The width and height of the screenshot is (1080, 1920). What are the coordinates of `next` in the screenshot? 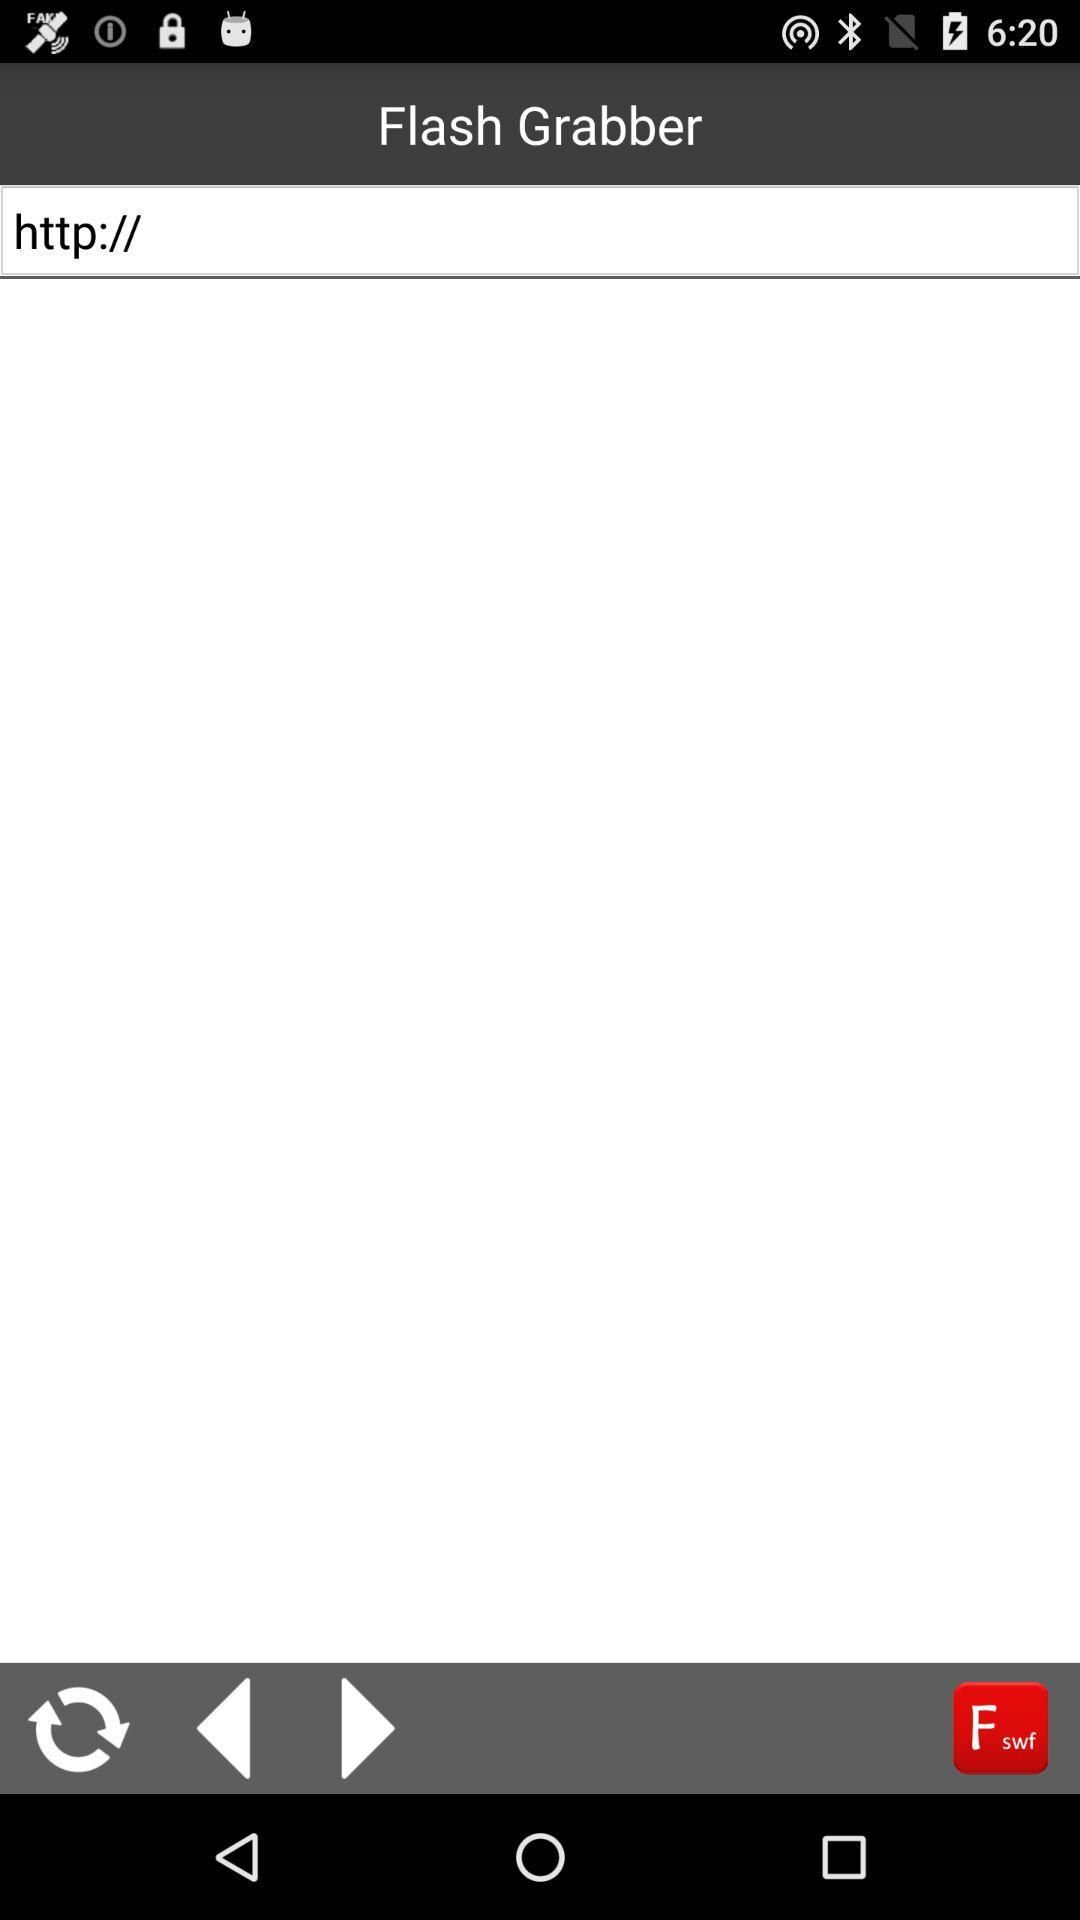 It's located at (368, 1727).